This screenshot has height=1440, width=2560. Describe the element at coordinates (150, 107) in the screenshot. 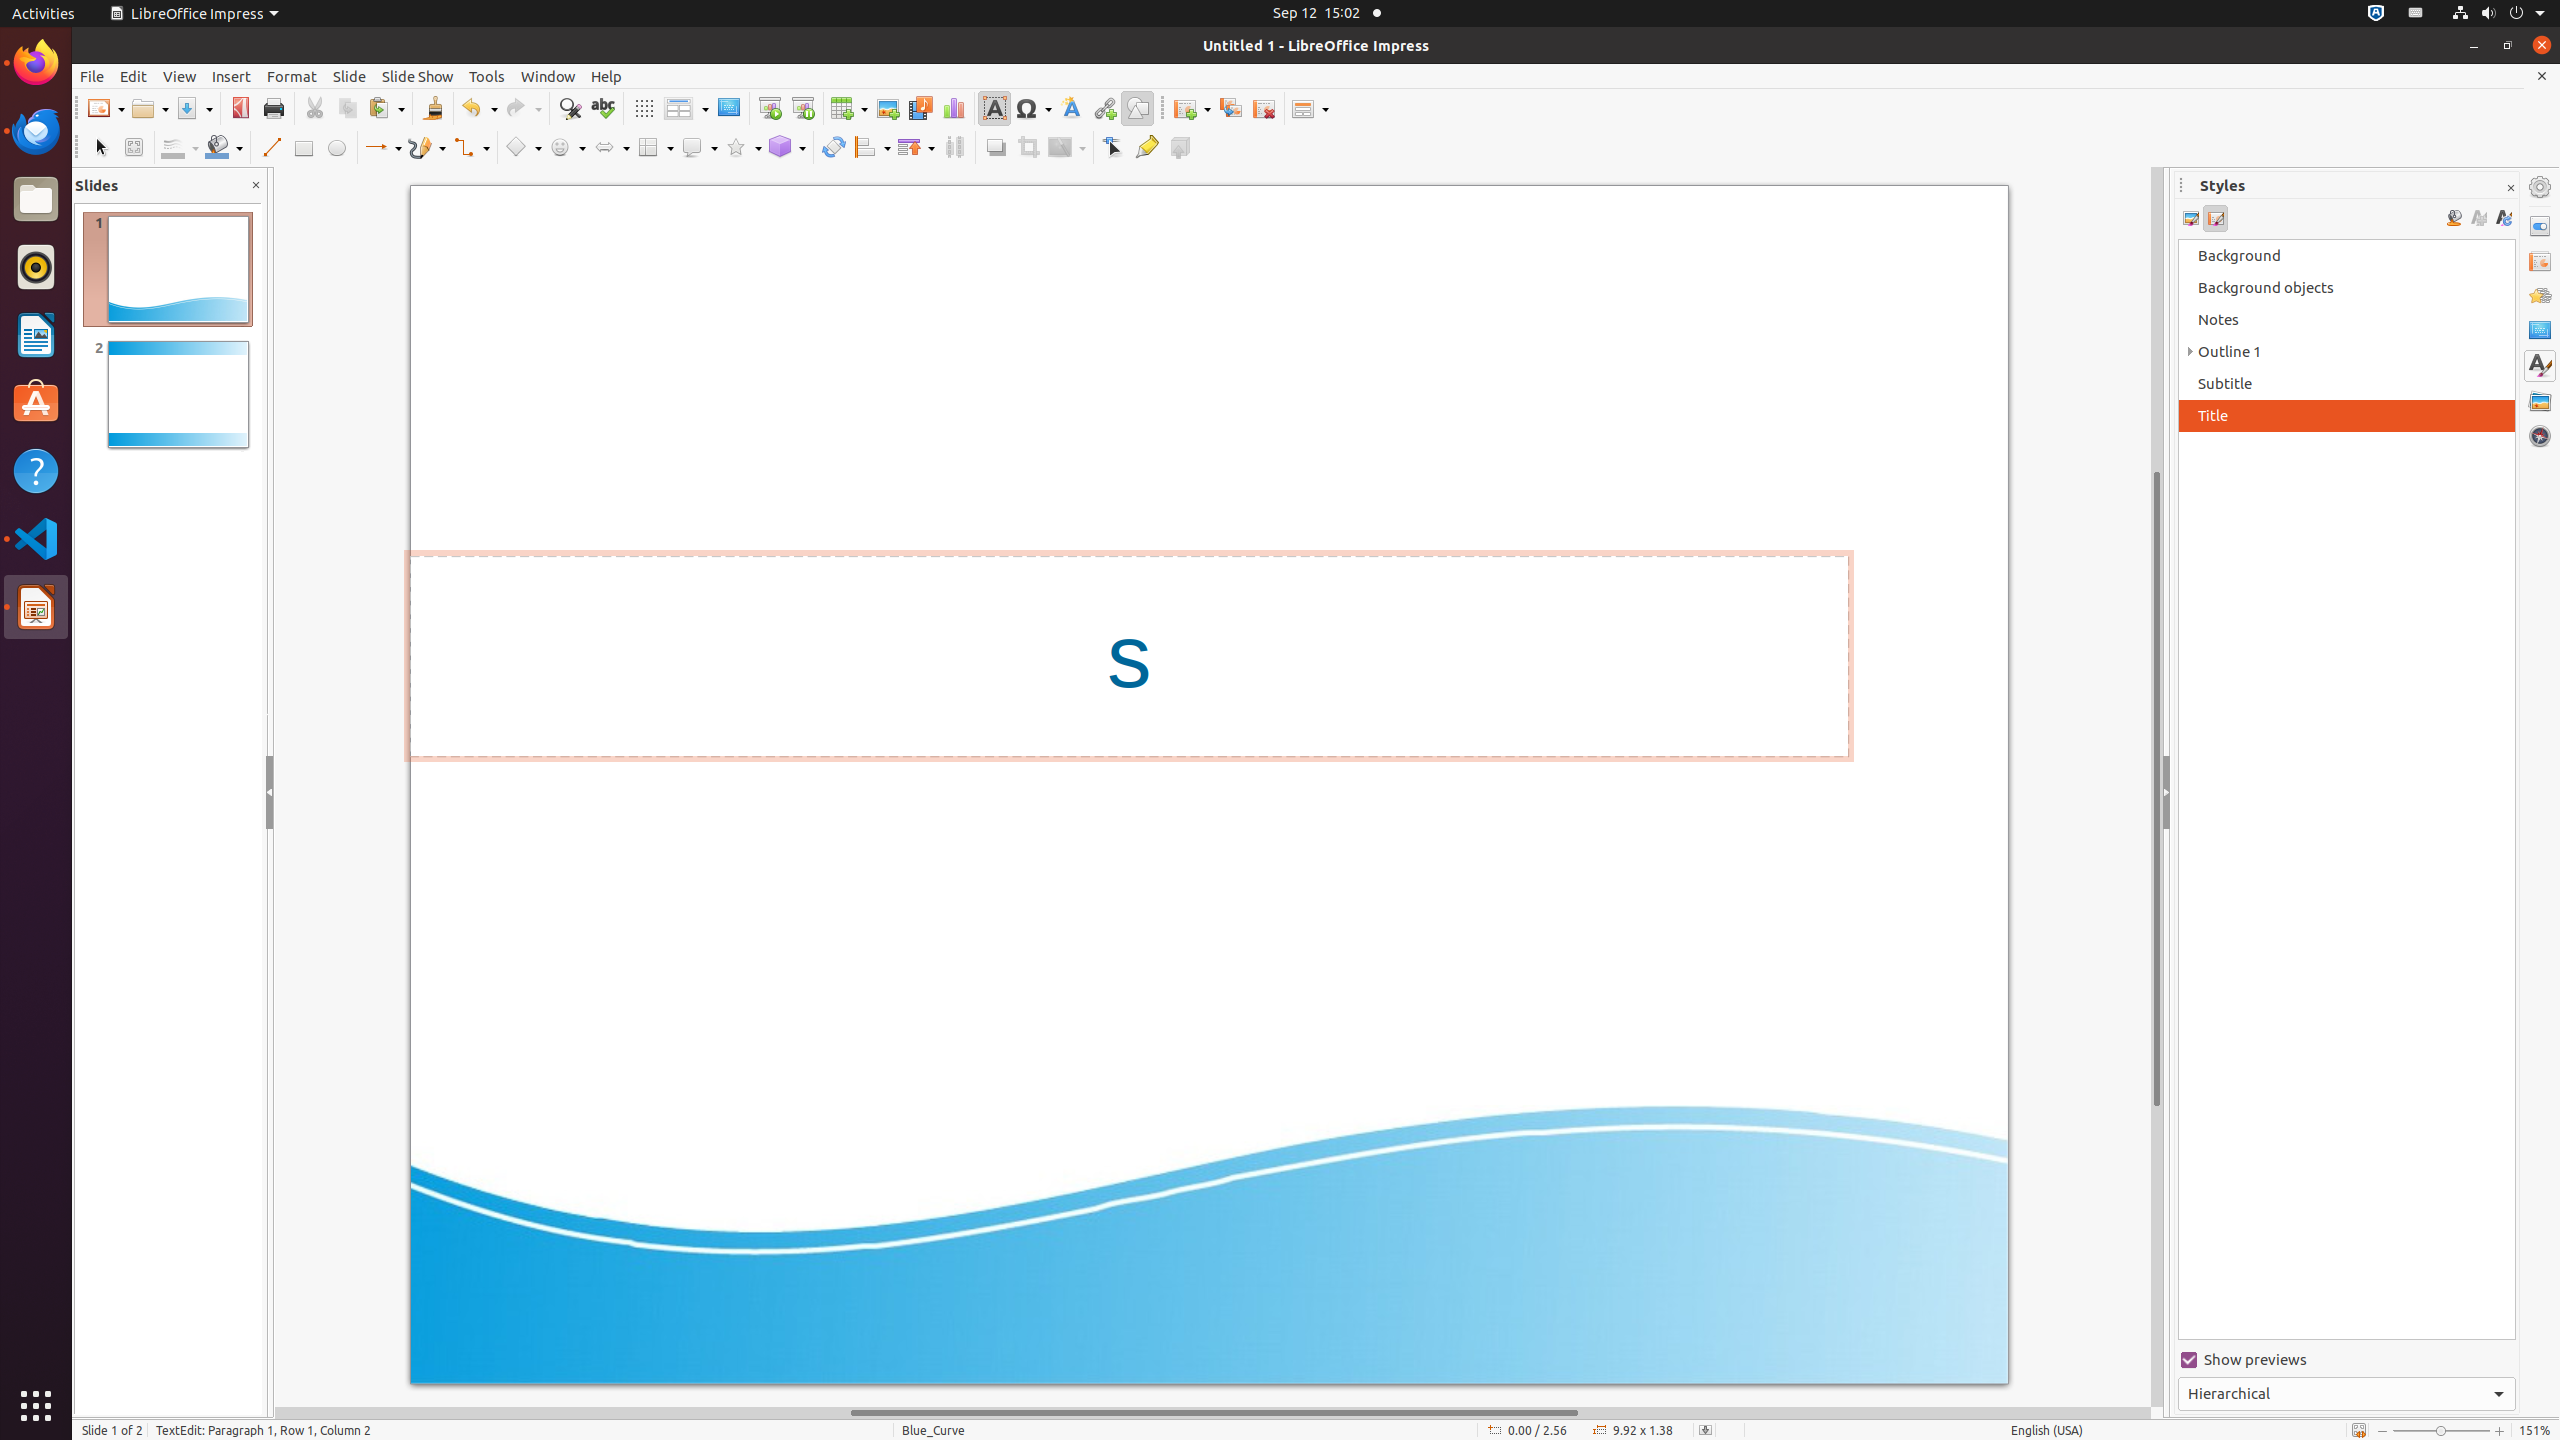

I see `'Open'` at that location.